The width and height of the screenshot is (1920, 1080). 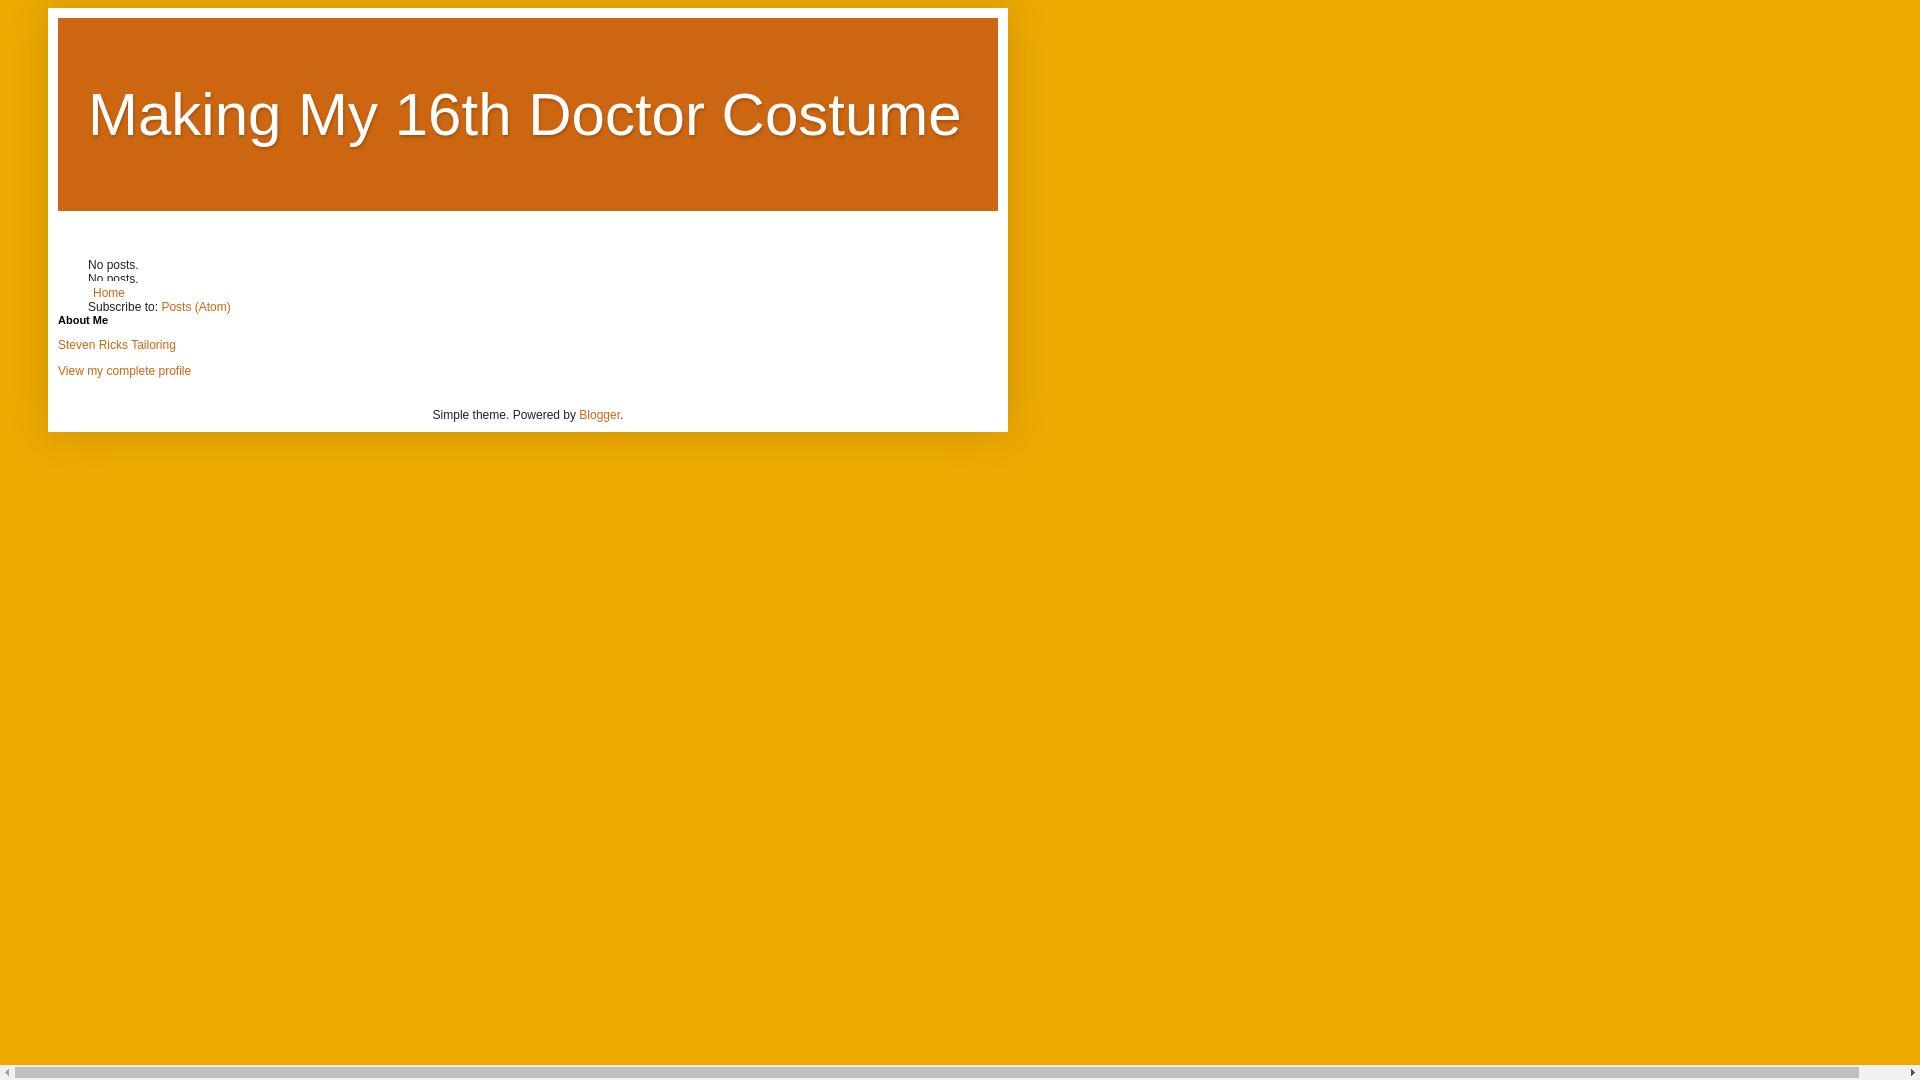 I want to click on 'Blogger', so click(x=598, y=414).